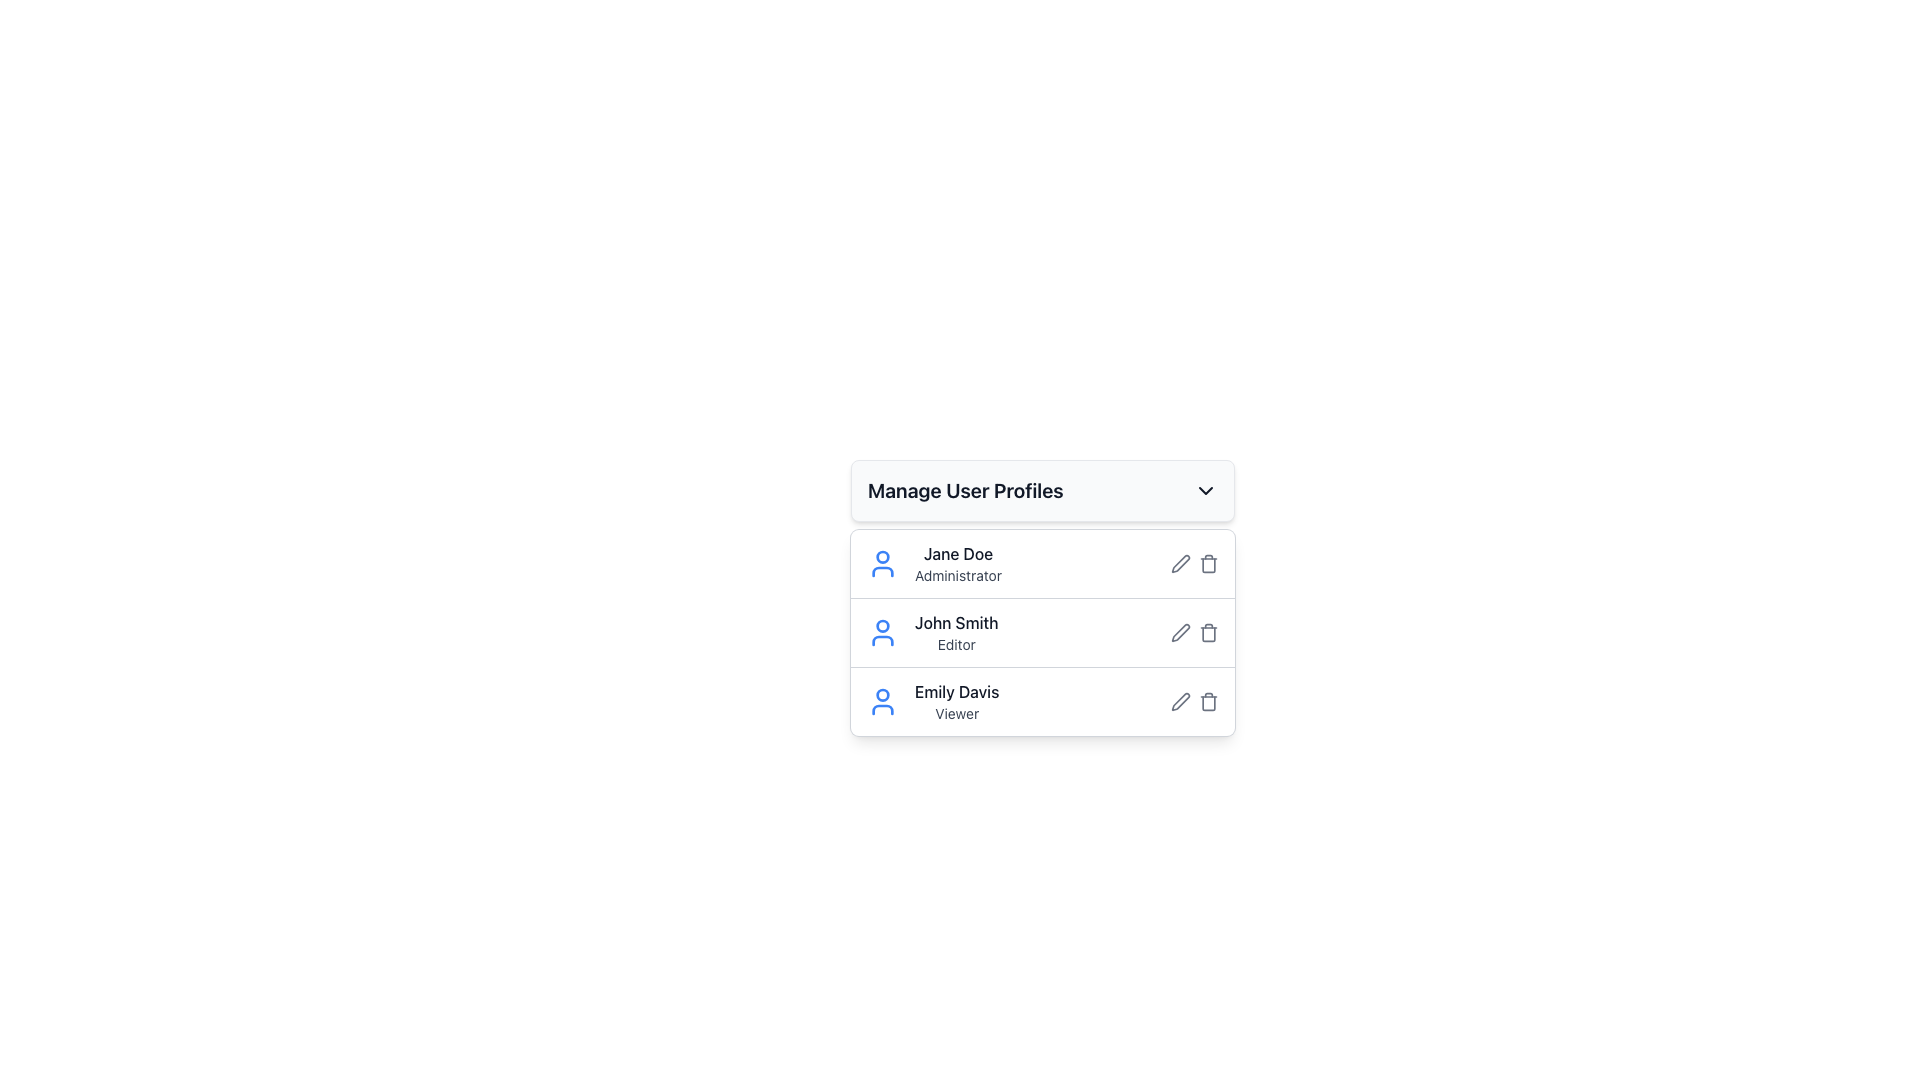 The height and width of the screenshot is (1080, 1920). I want to click on the text label displaying 'Emily Davis' categorized as a 'Viewer', so click(955, 701).